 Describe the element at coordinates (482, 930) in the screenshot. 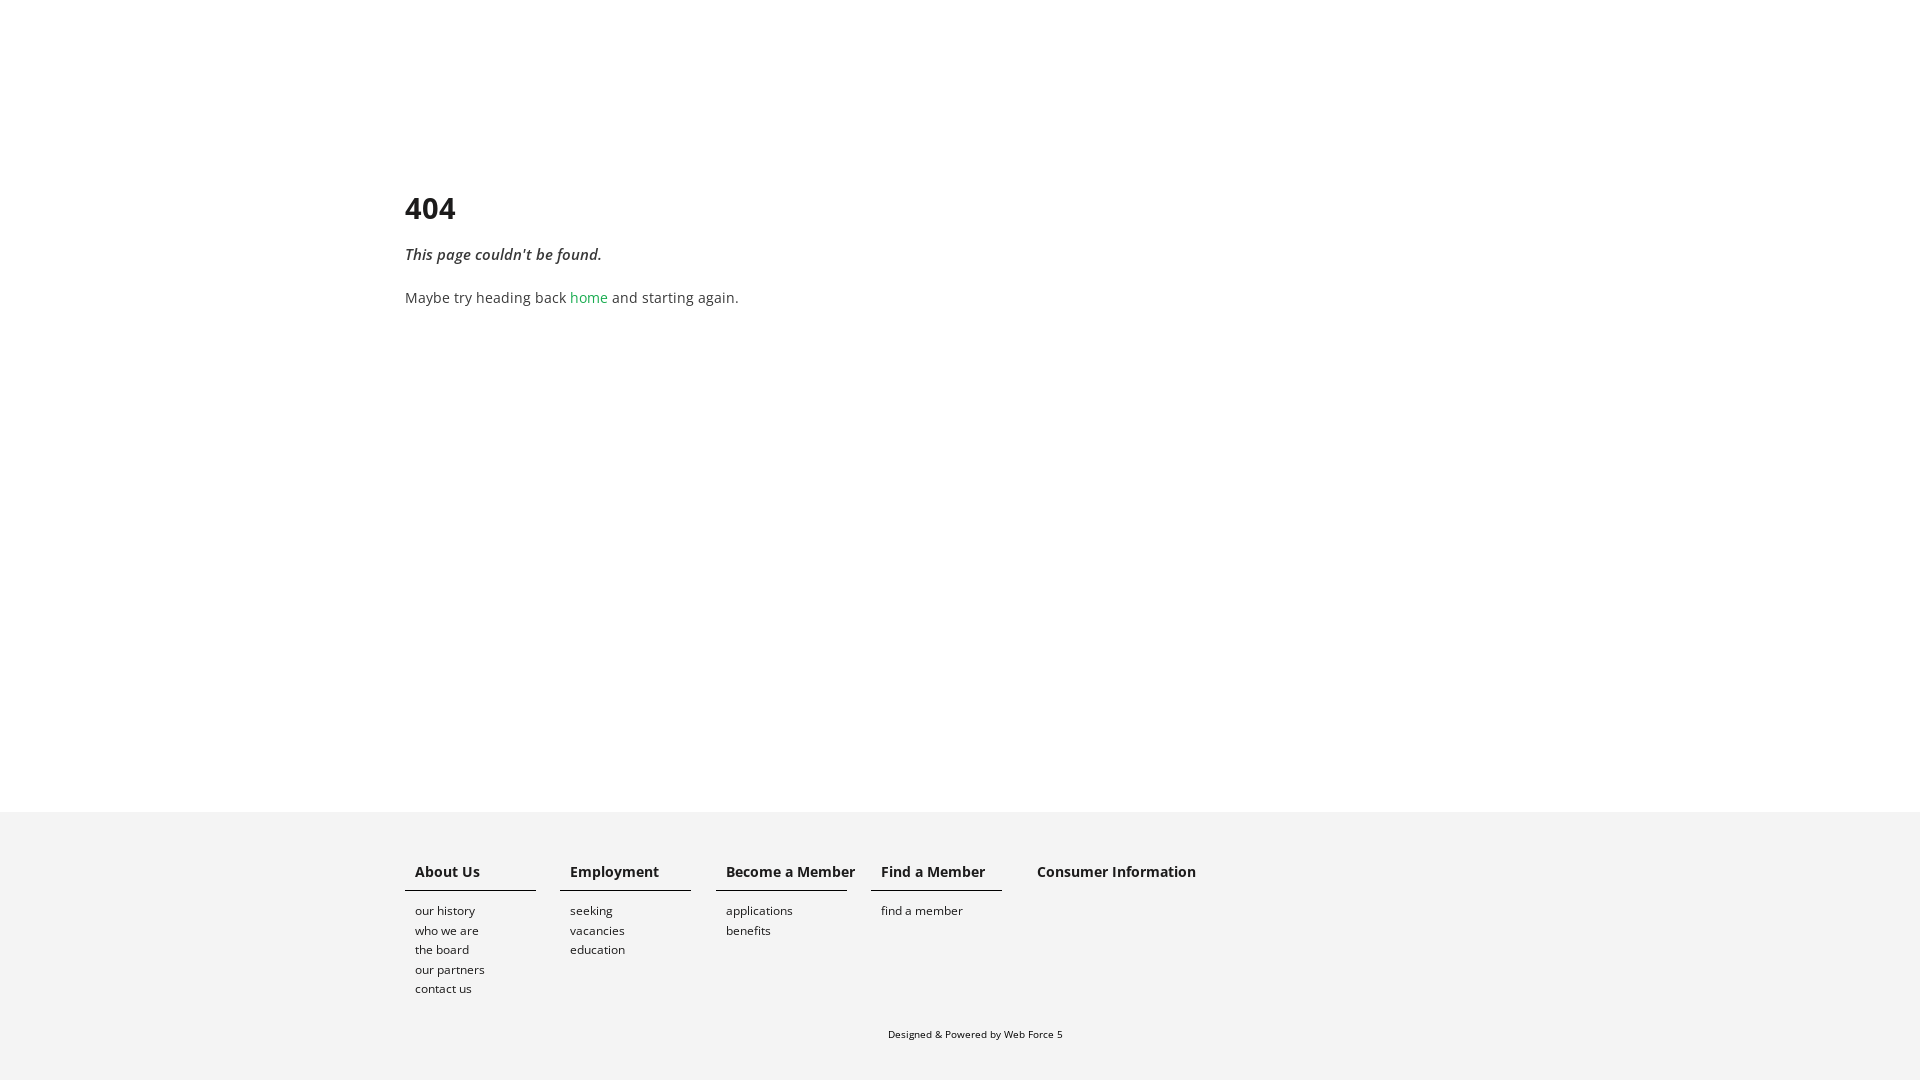

I see `'who we are'` at that location.